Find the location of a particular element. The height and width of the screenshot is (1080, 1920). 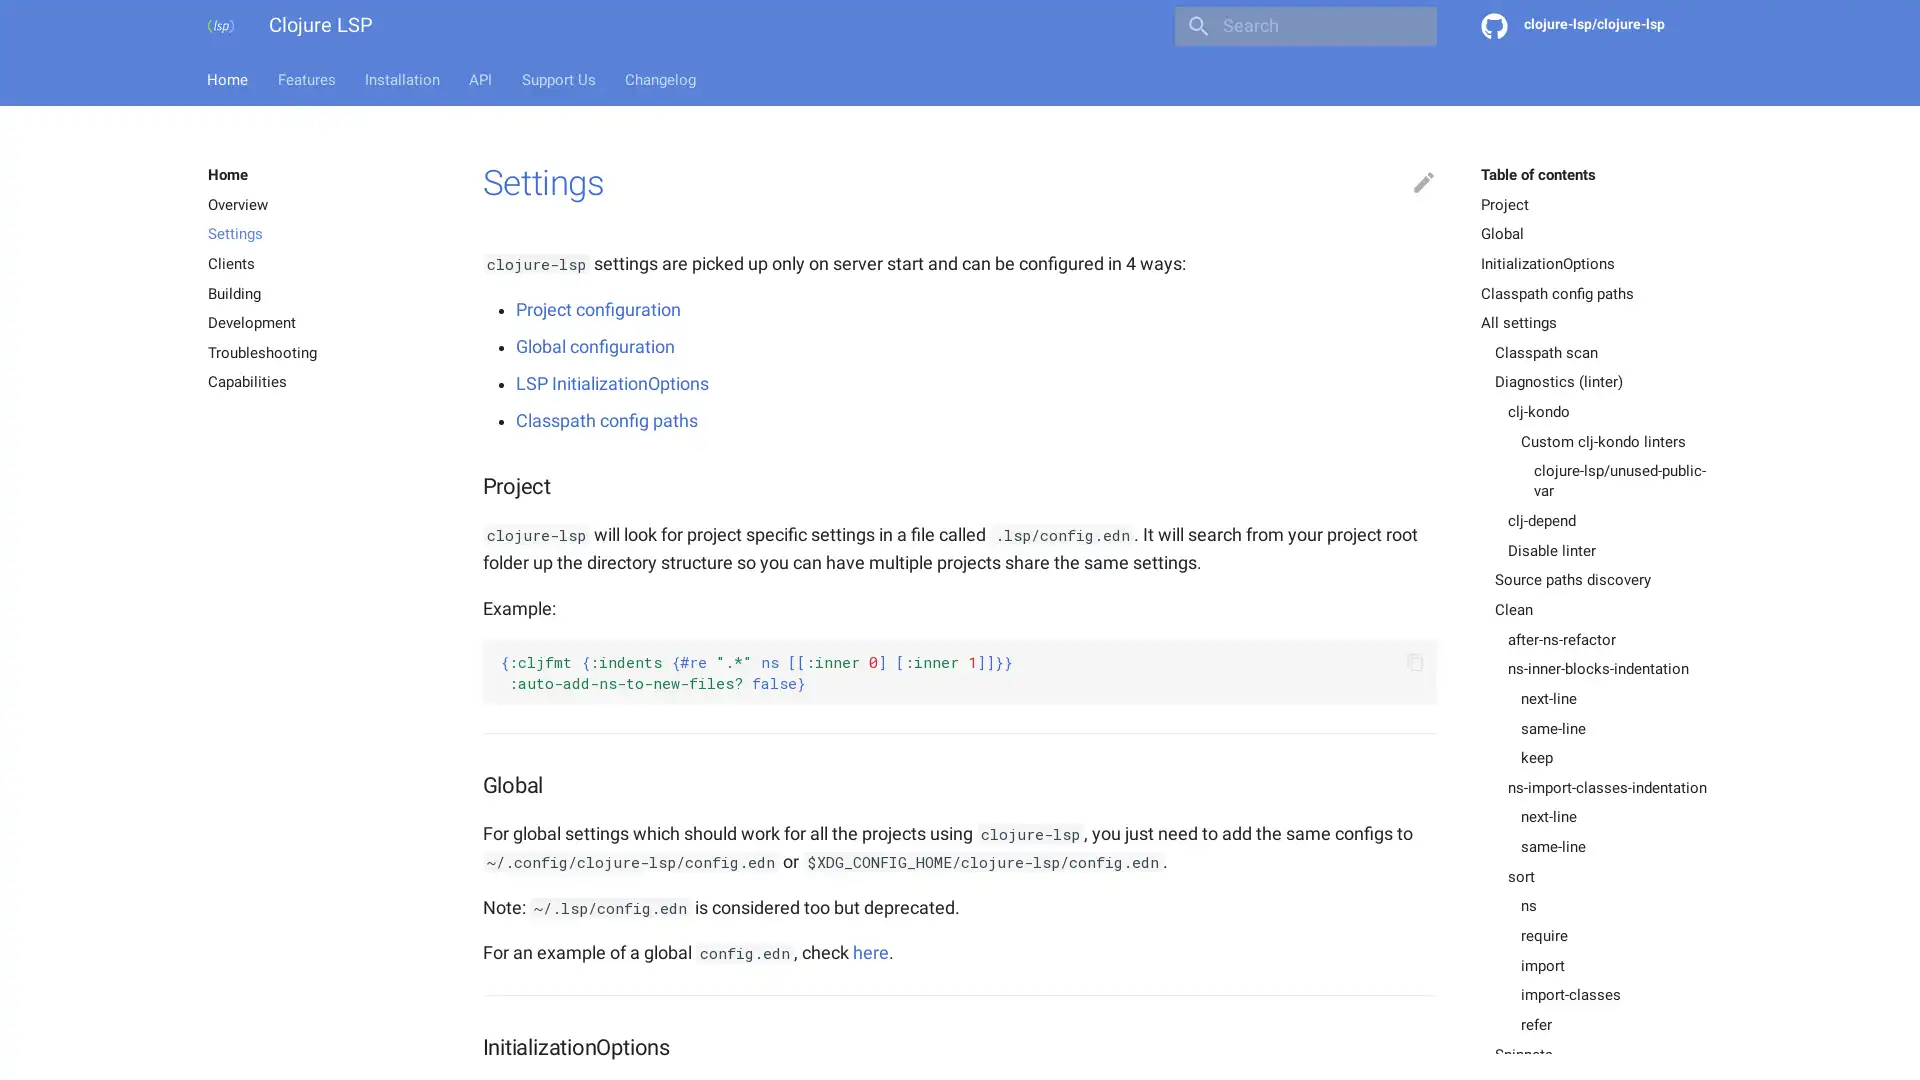

Clear is located at coordinates (1411, 26).